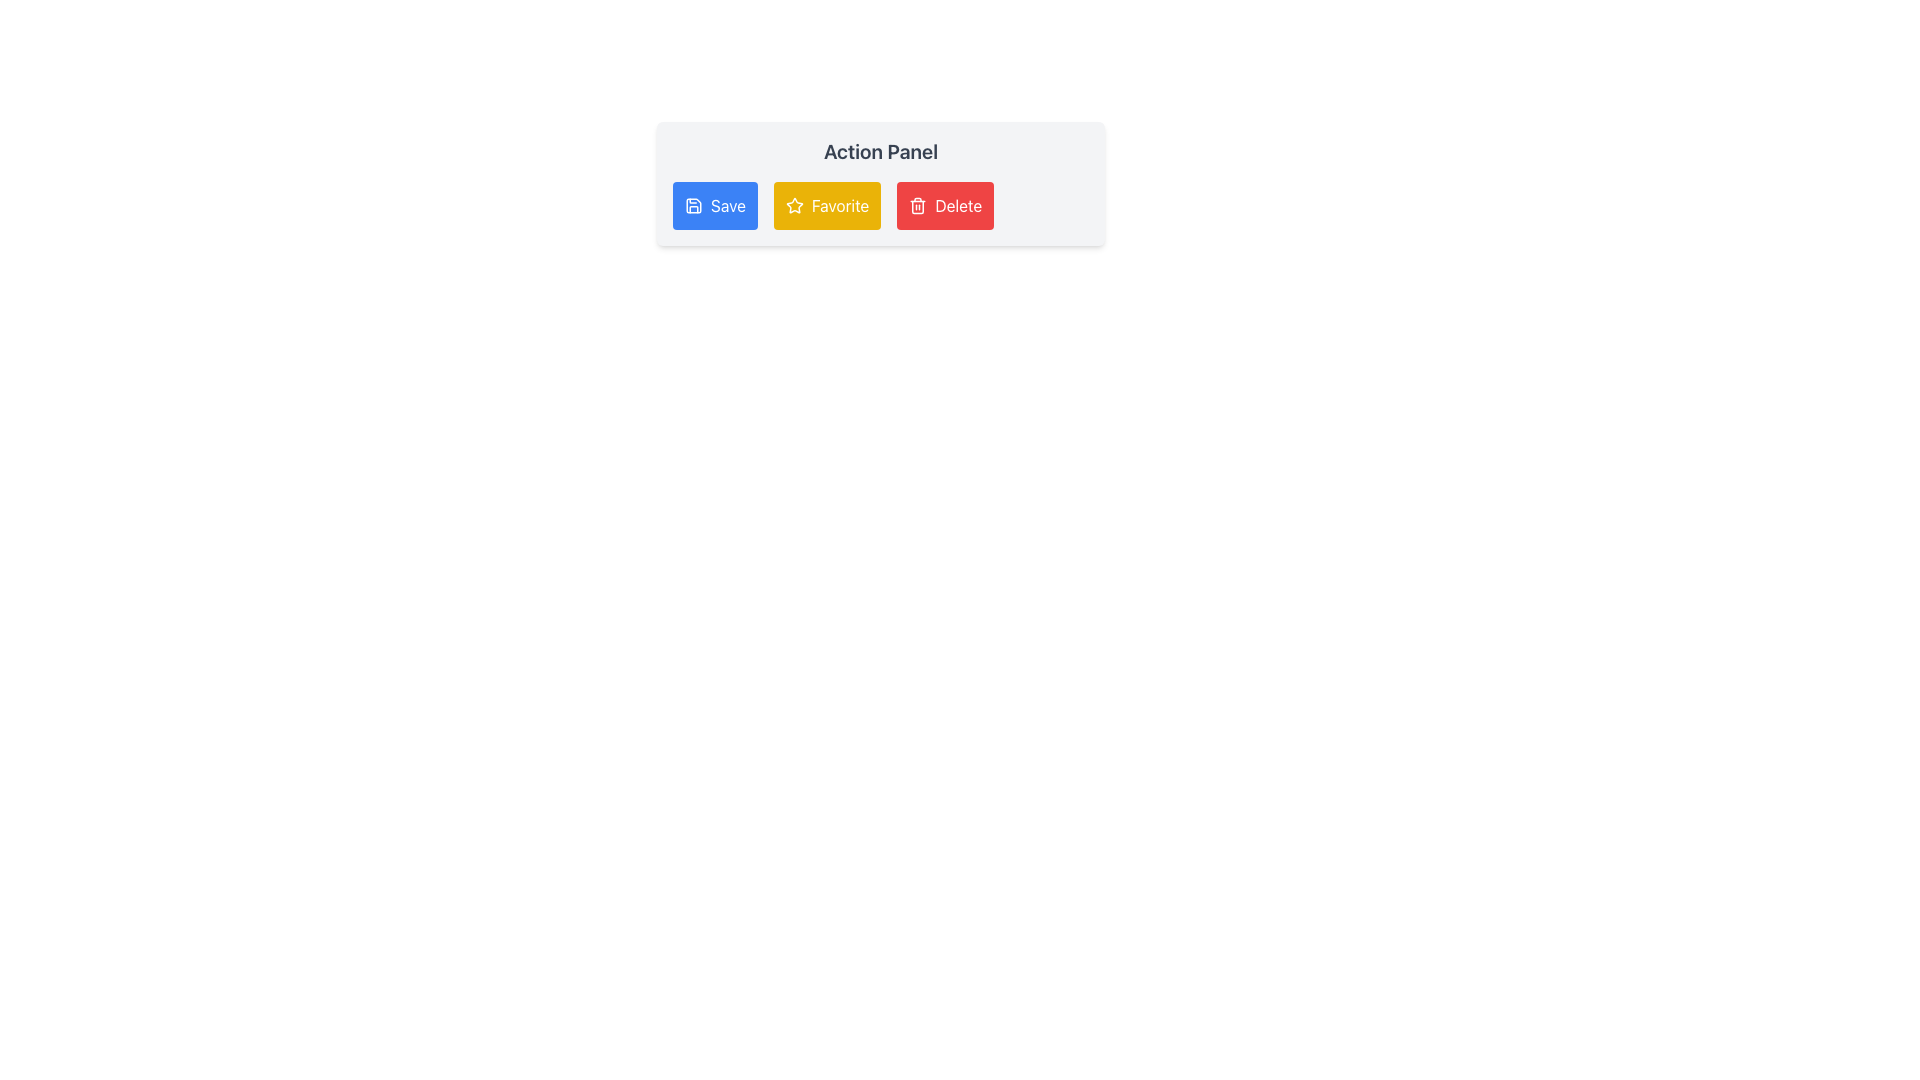 Image resolution: width=1920 pixels, height=1080 pixels. I want to click on the 'Save' button, which is the leftmost button in a horizontal row of three buttons within a white panel, so click(715, 205).